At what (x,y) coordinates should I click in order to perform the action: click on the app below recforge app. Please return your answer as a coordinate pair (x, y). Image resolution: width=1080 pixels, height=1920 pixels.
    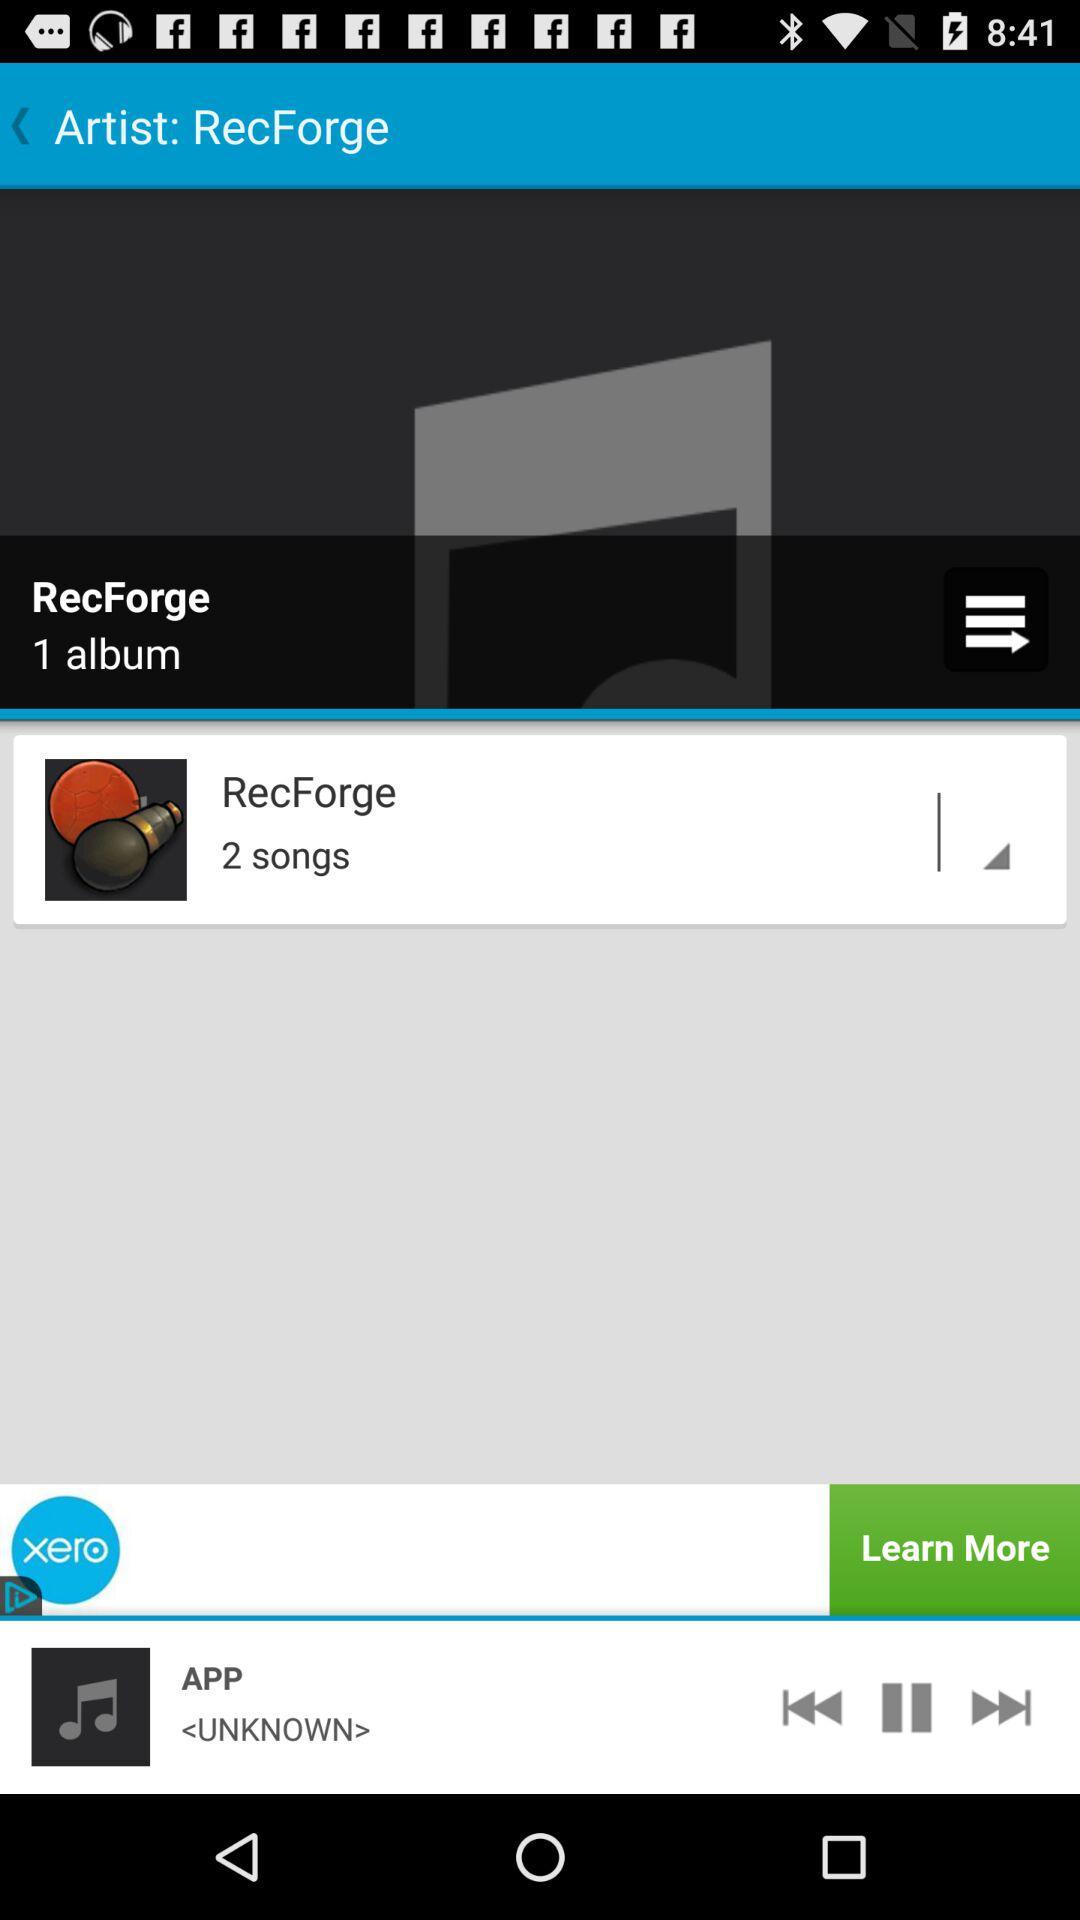
    Looking at the image, I should click on (952, 831).